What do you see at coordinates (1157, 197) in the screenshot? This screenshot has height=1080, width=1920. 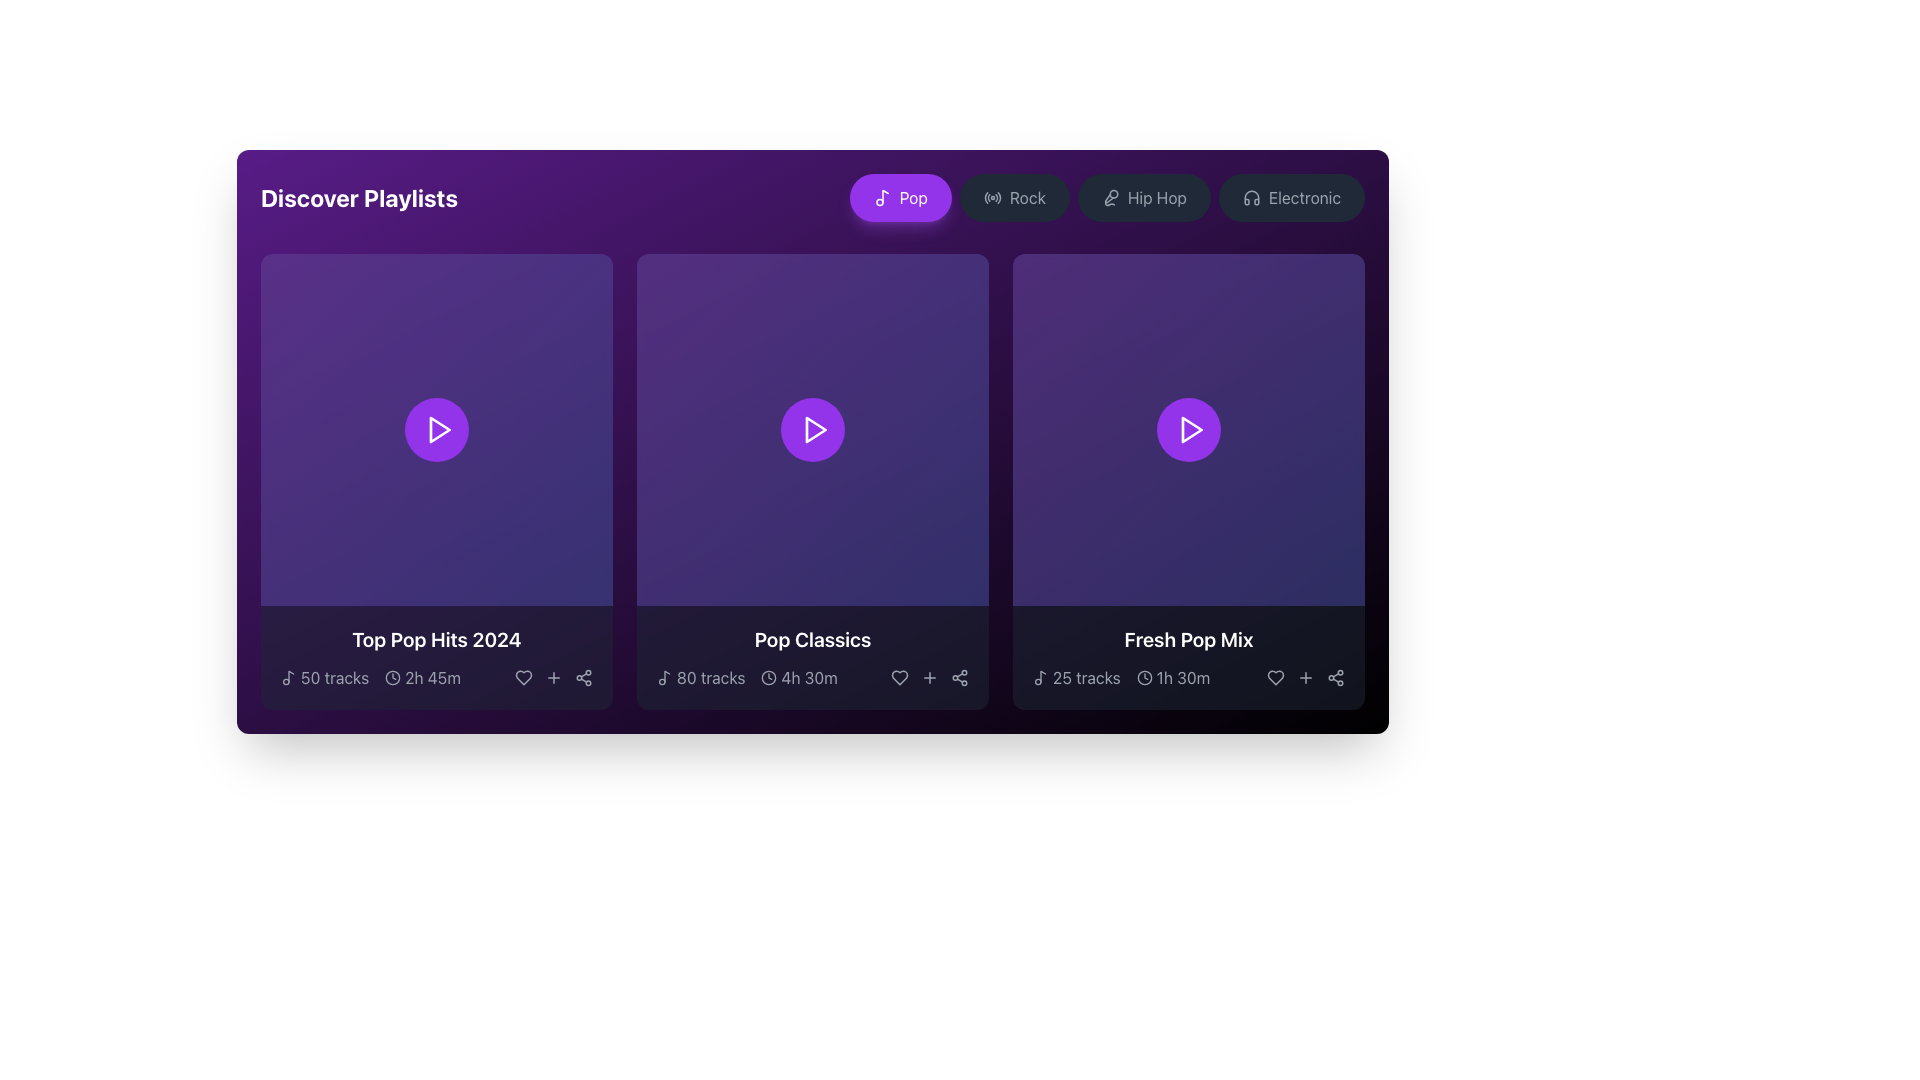 I see `the button labeled 'Hip Hop' in the navigation bar to filter for Hip Hop music content` at bounding box center [1157, 197].